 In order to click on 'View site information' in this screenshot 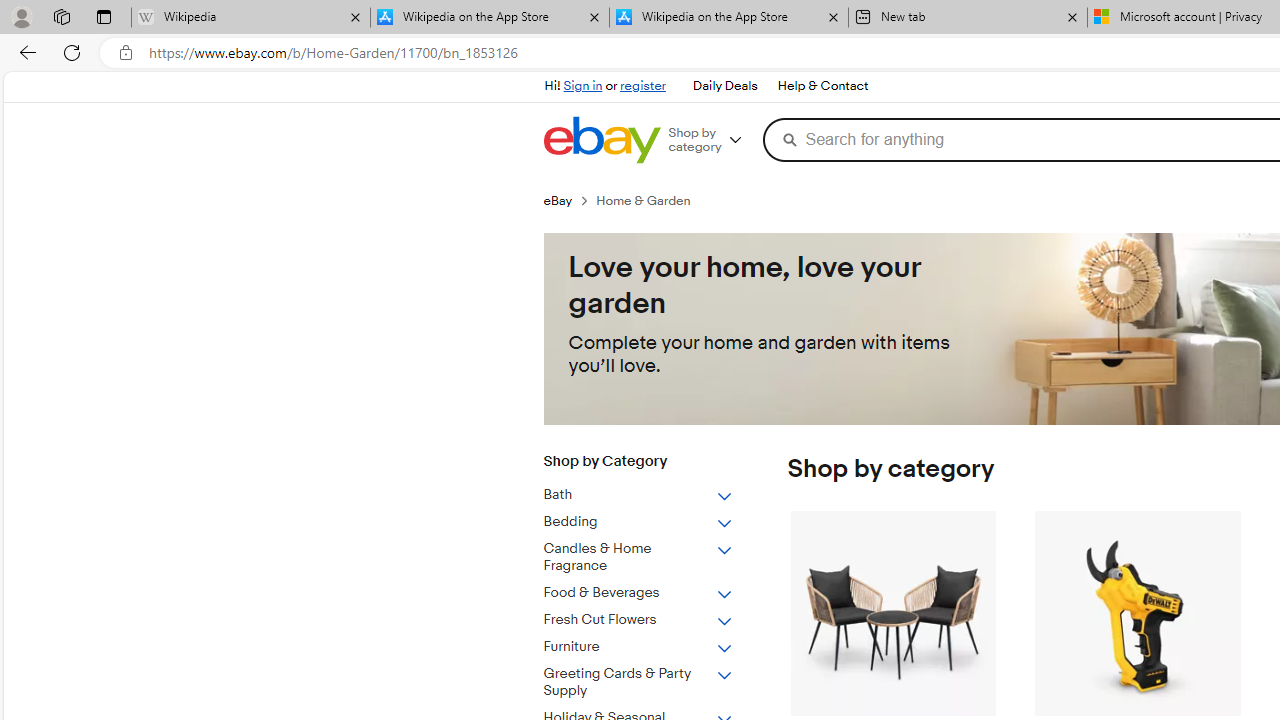, I will do `click(125, 52)`.